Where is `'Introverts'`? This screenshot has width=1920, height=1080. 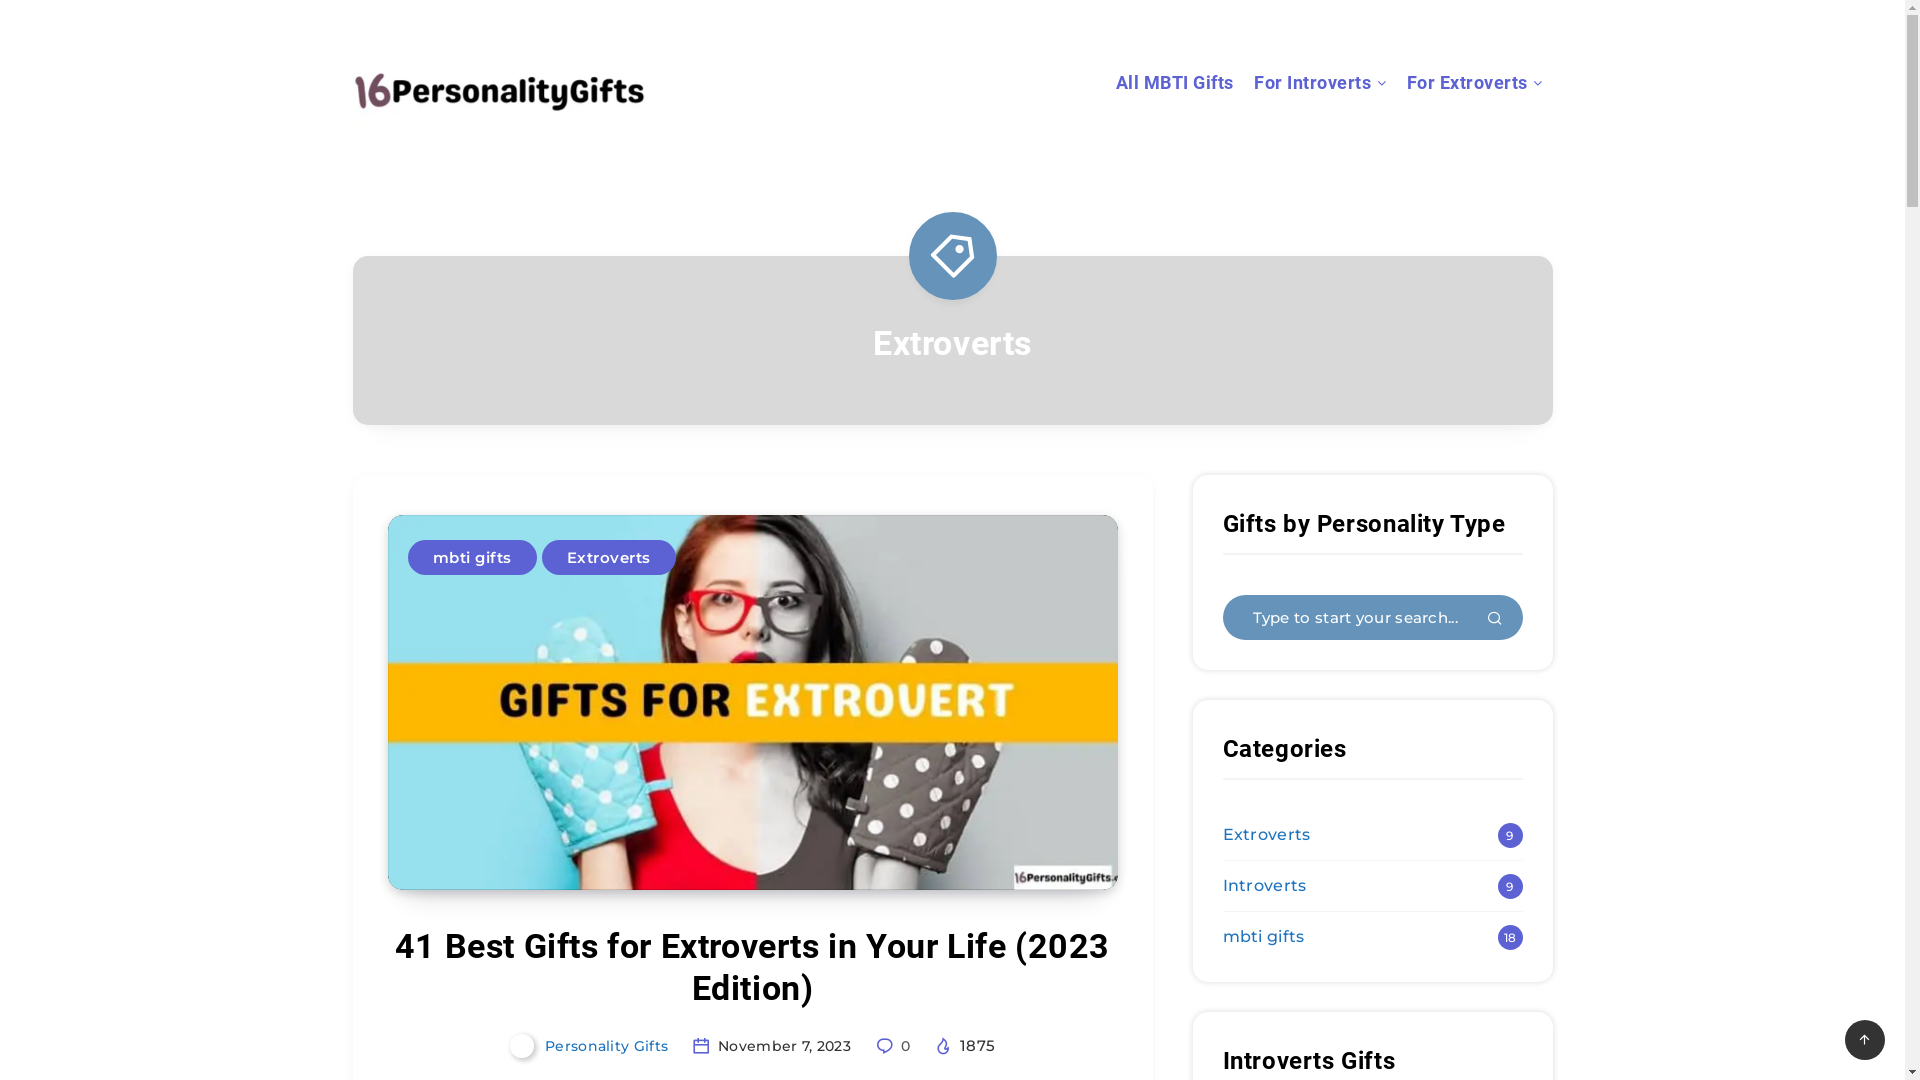 'Introverts' is located at coordinates (1262, 885).